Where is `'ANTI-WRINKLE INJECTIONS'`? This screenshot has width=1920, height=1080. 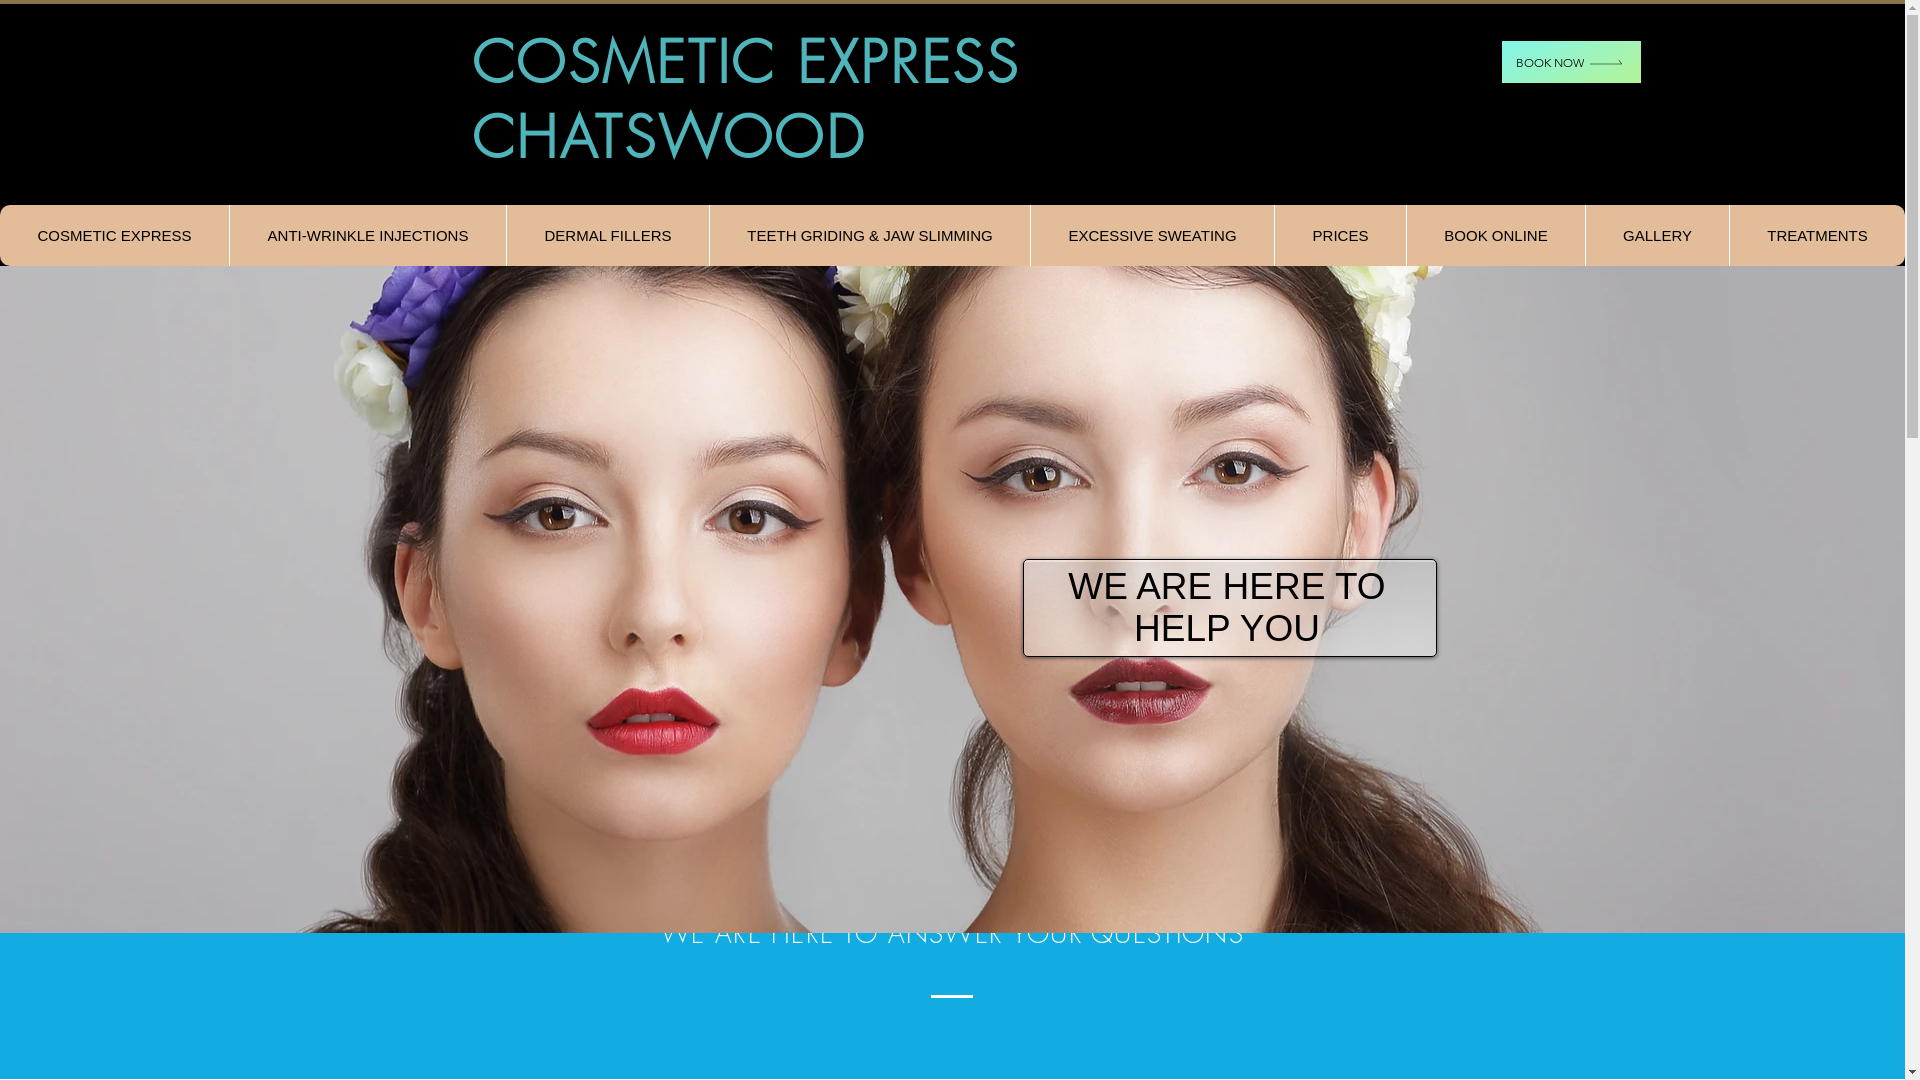 'ANTI-WRINKLE INJECTIONS' is located at coordinates (229, 234).